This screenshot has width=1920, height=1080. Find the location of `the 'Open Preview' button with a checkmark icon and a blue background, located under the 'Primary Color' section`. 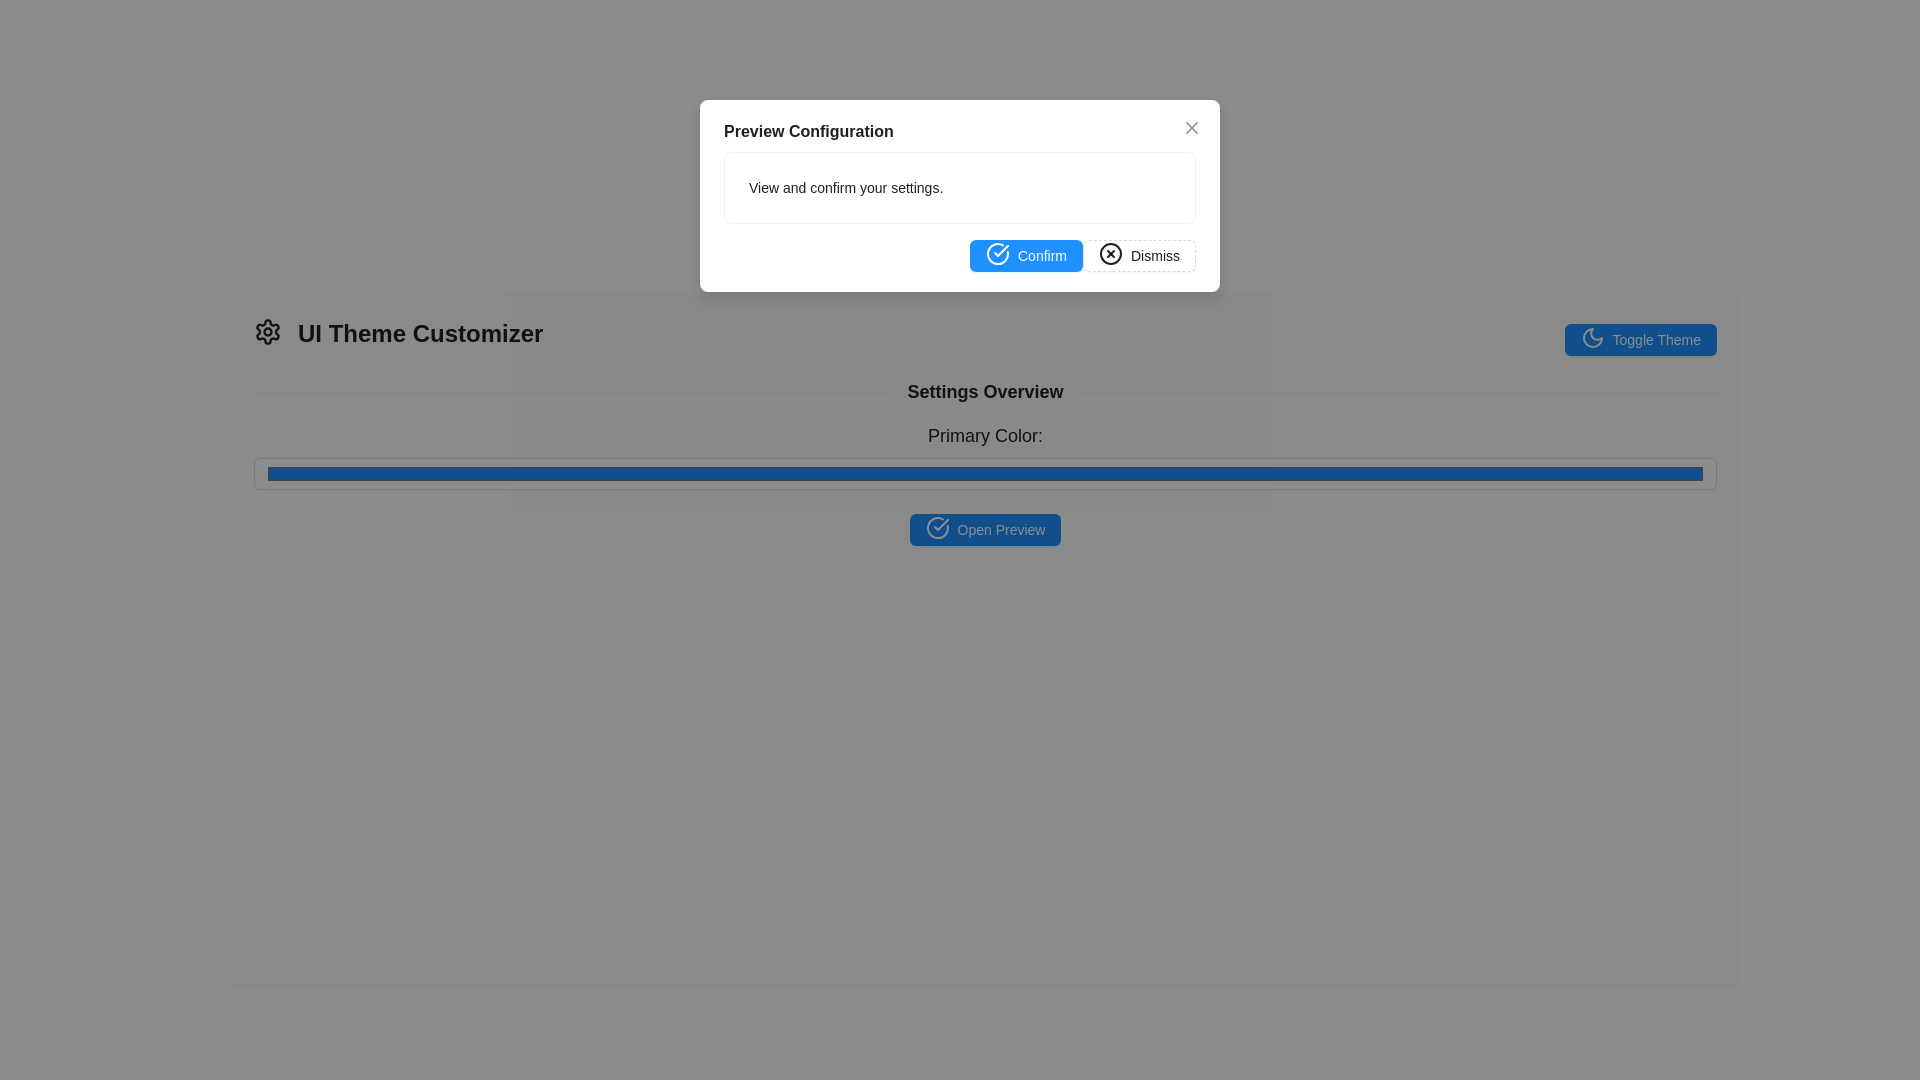

the 'Open Preview' button with a checkmark icon and a blue background, located under the 'Primary Color' section is located at coordinates (985, 528).